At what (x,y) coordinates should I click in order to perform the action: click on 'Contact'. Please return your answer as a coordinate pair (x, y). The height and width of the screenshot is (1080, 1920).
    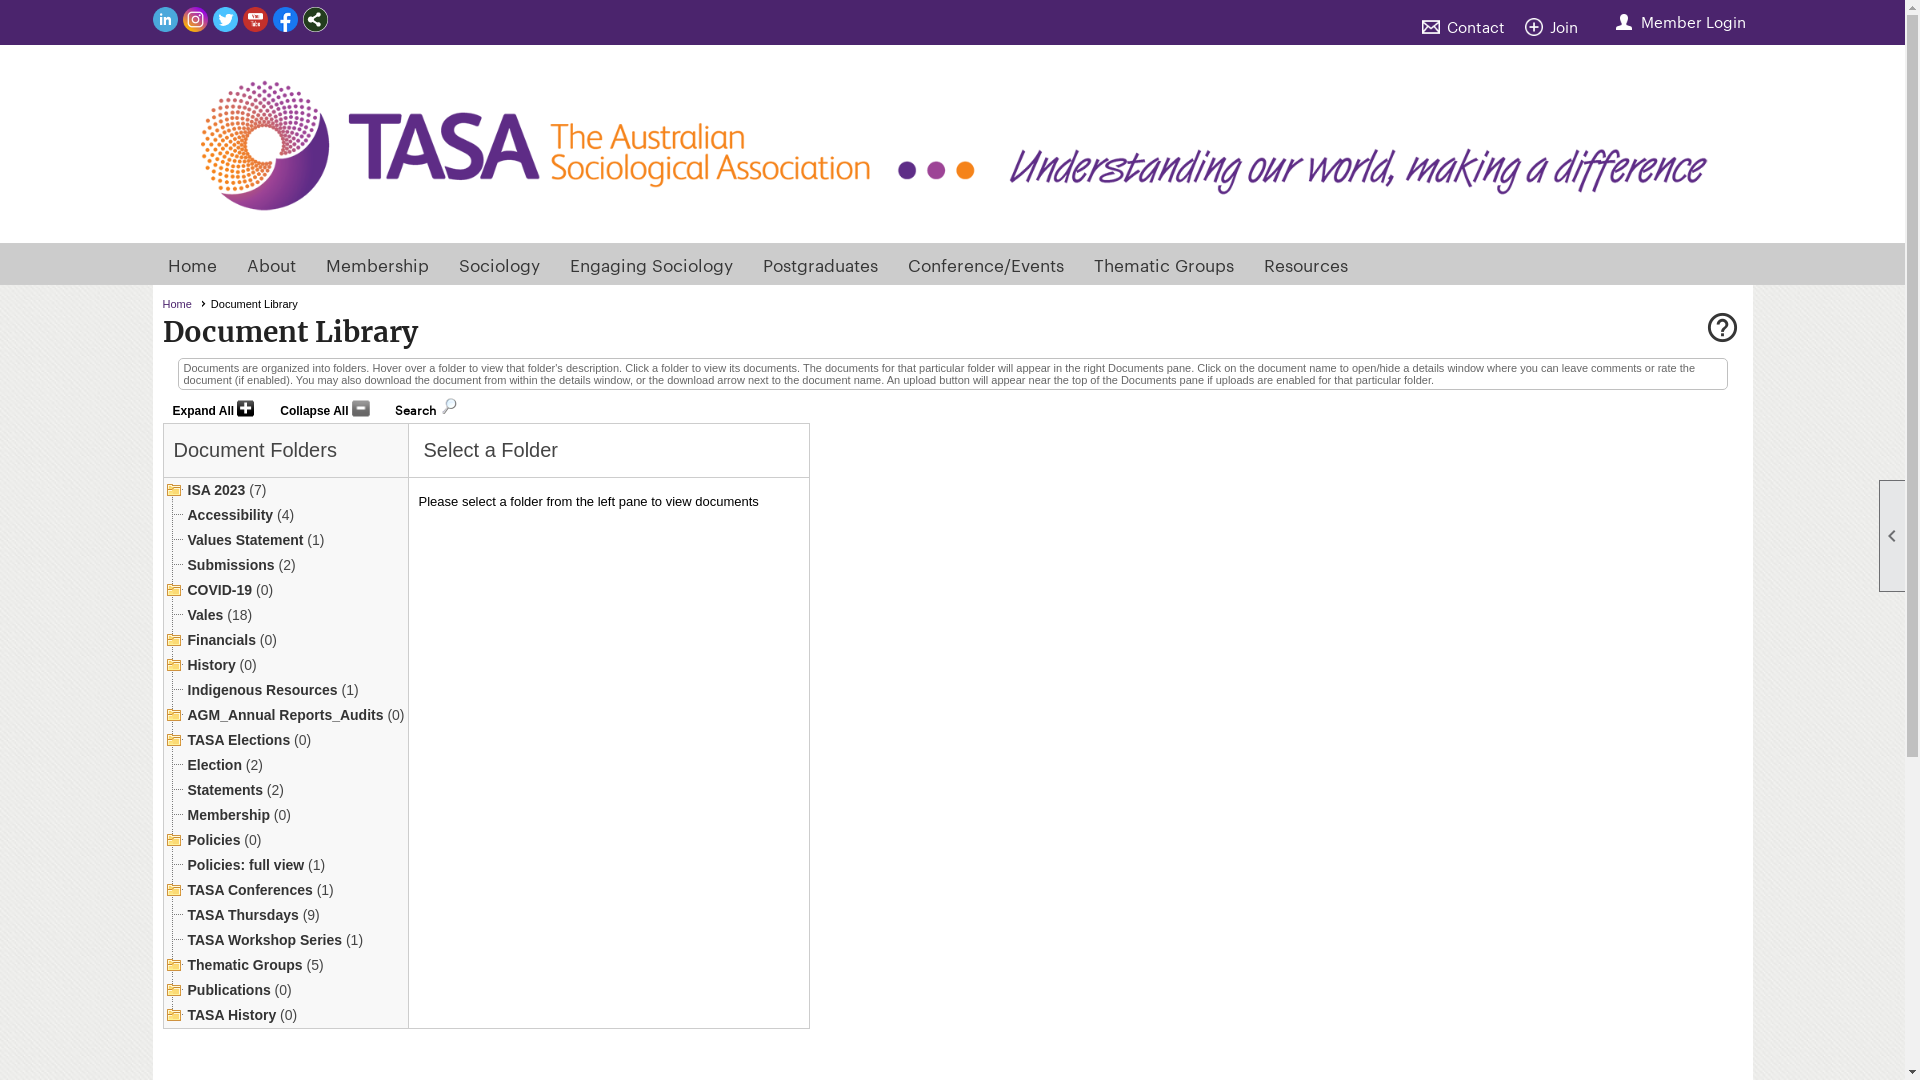
    Looking at the image, I should click on (1468, 26).